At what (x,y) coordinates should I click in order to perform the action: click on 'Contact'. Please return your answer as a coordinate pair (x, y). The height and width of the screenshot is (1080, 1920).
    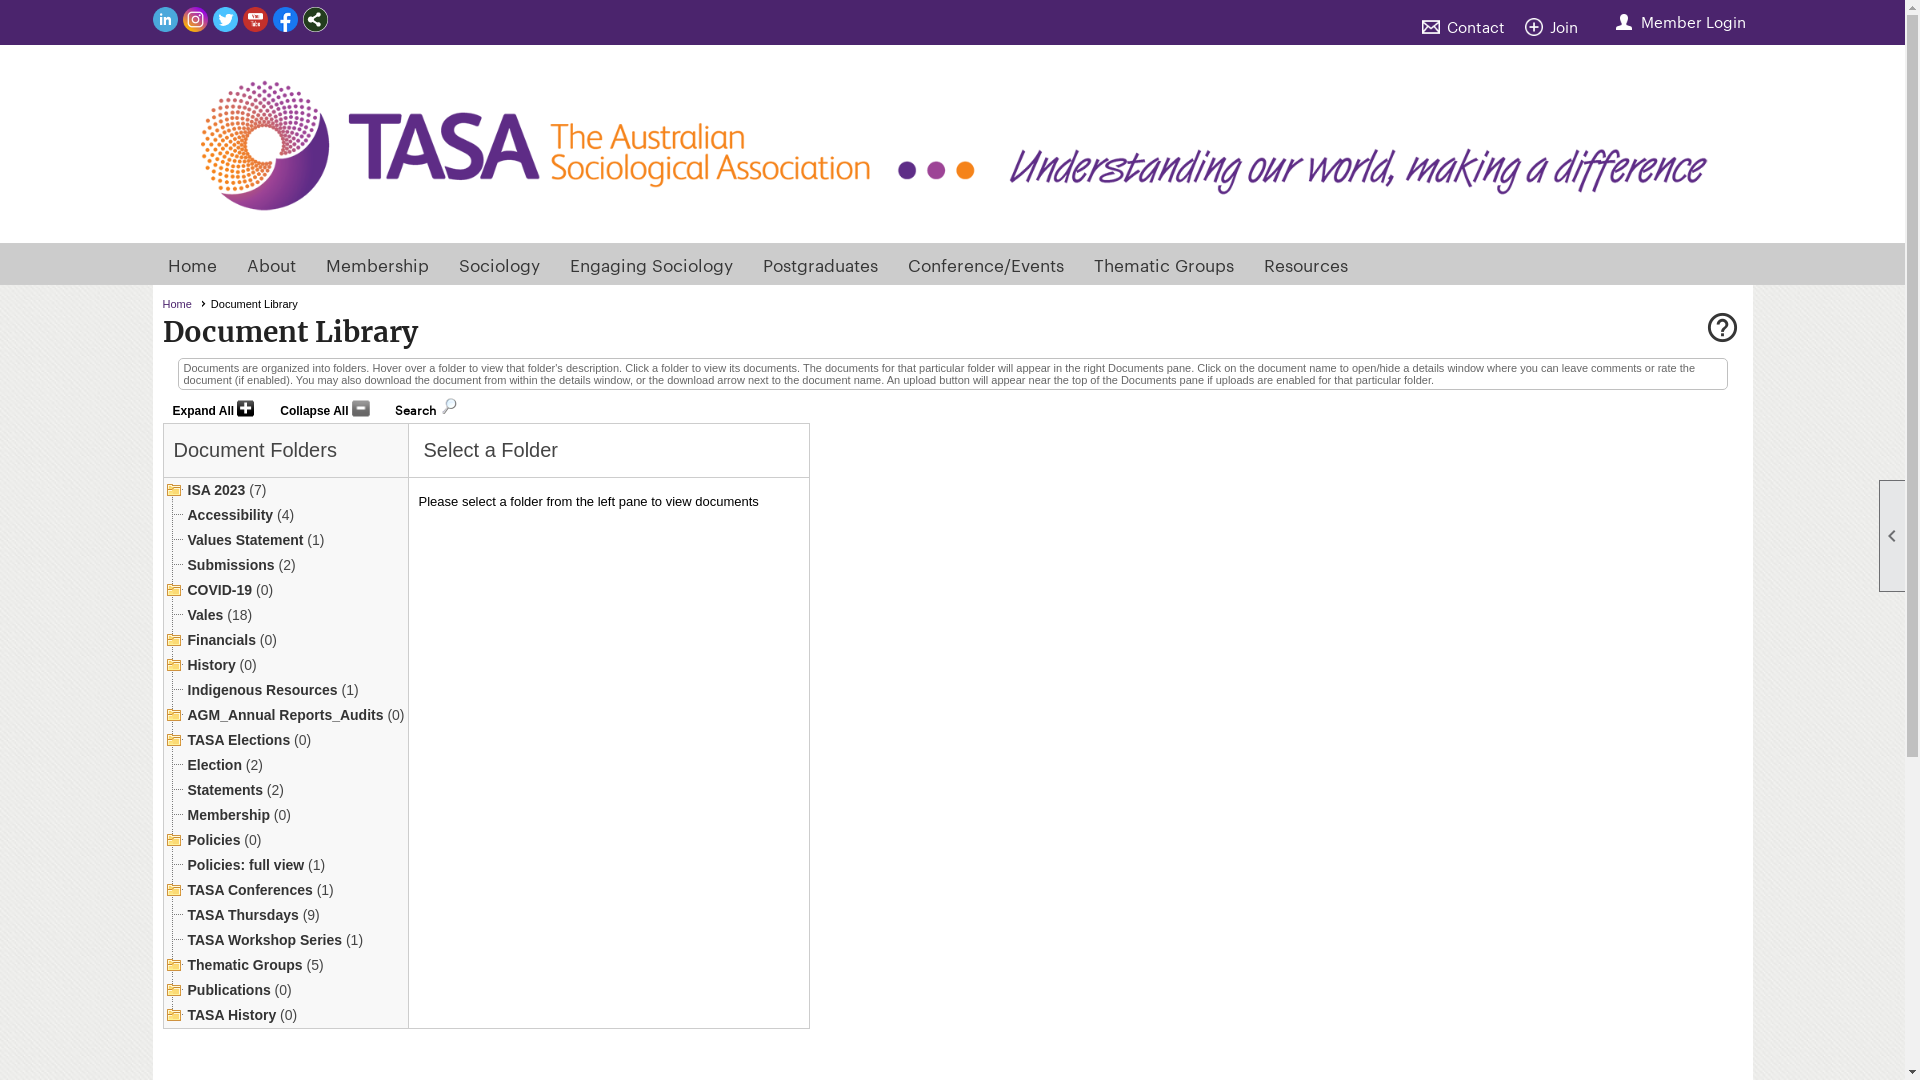
    Looking at the image, I should click on (1468, 26).